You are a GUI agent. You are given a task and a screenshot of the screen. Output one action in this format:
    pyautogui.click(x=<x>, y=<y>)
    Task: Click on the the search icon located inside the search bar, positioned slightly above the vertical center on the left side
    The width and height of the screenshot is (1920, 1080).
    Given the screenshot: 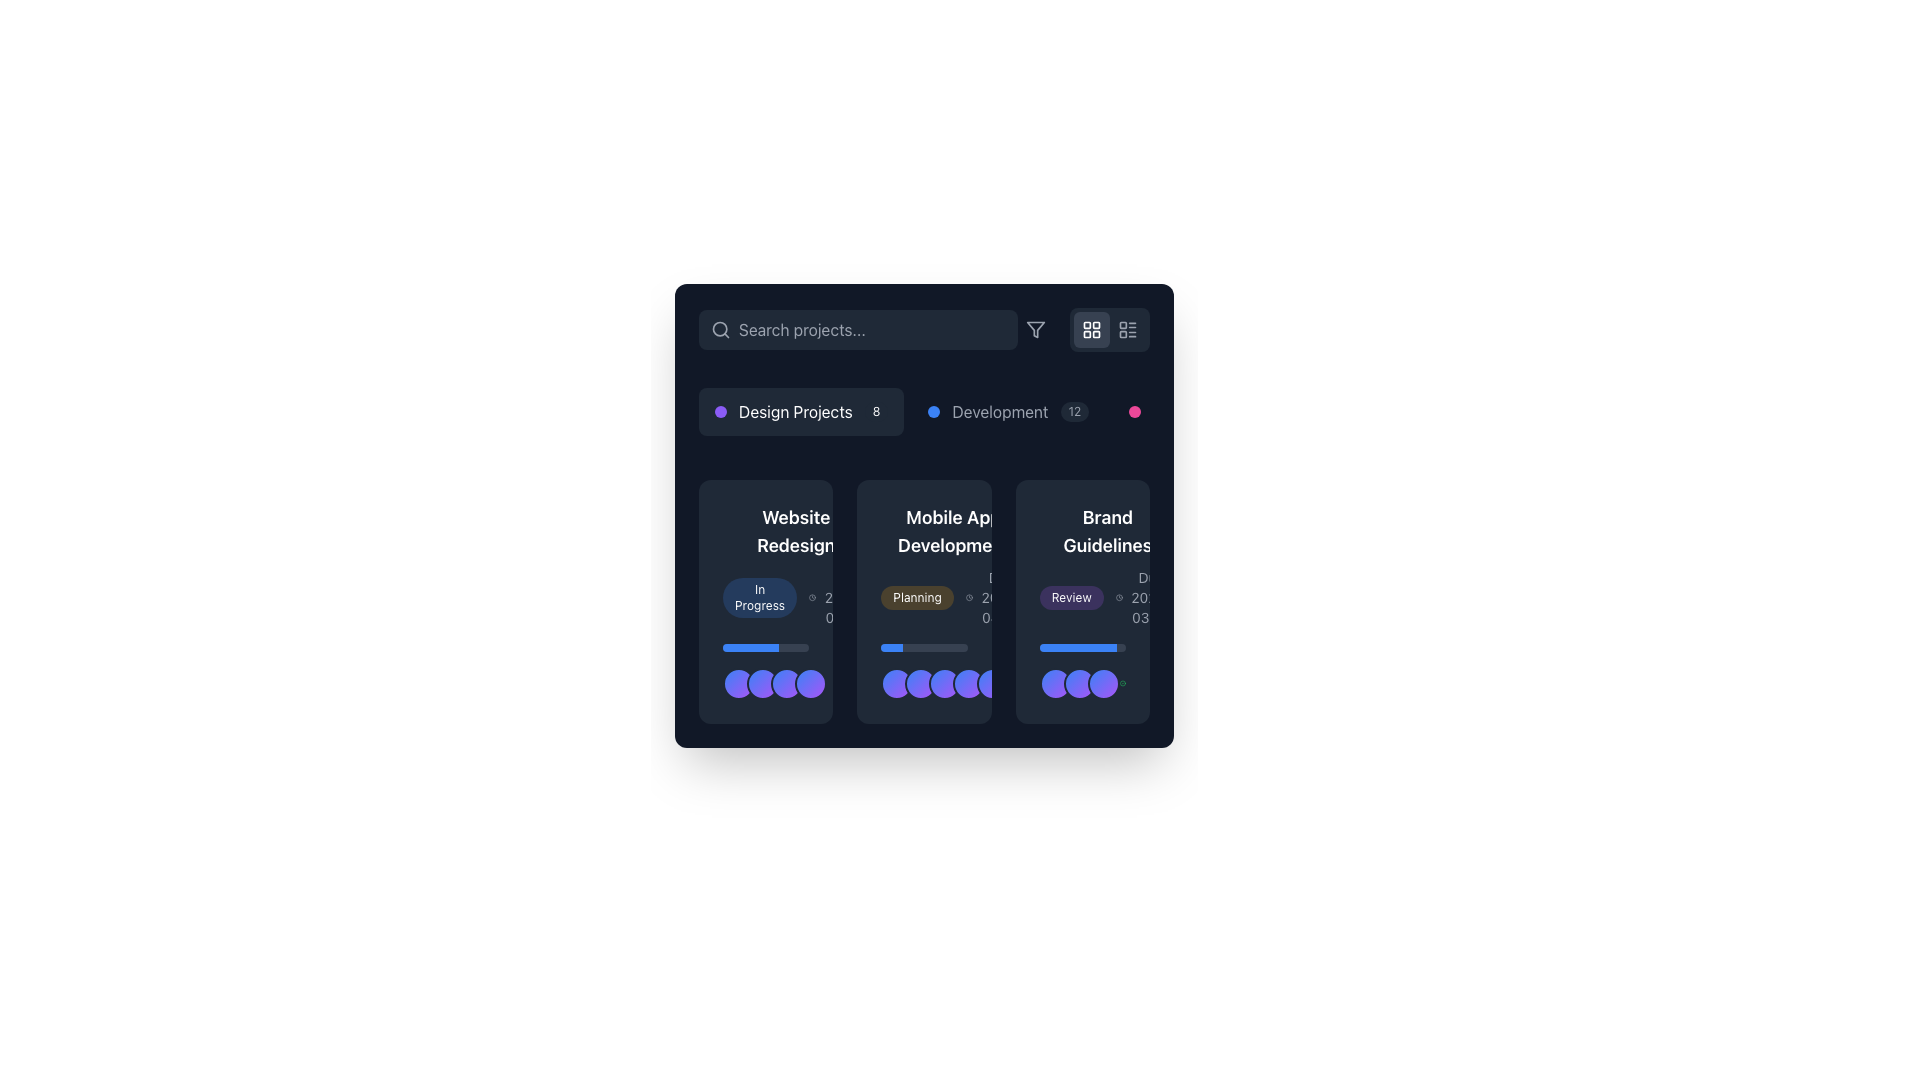 What is the action you would take?
    pyautogui.click(x=720, y=329)
    